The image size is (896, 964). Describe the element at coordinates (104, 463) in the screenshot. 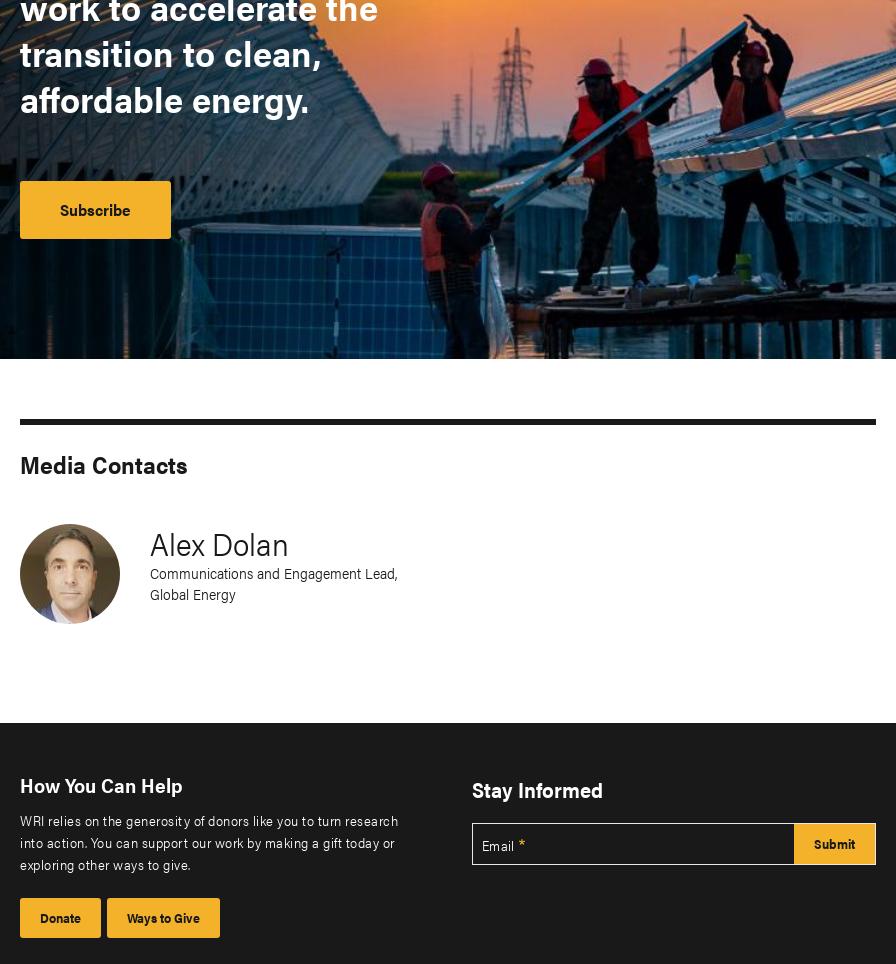

I see `'Media Contacts'` at that location.